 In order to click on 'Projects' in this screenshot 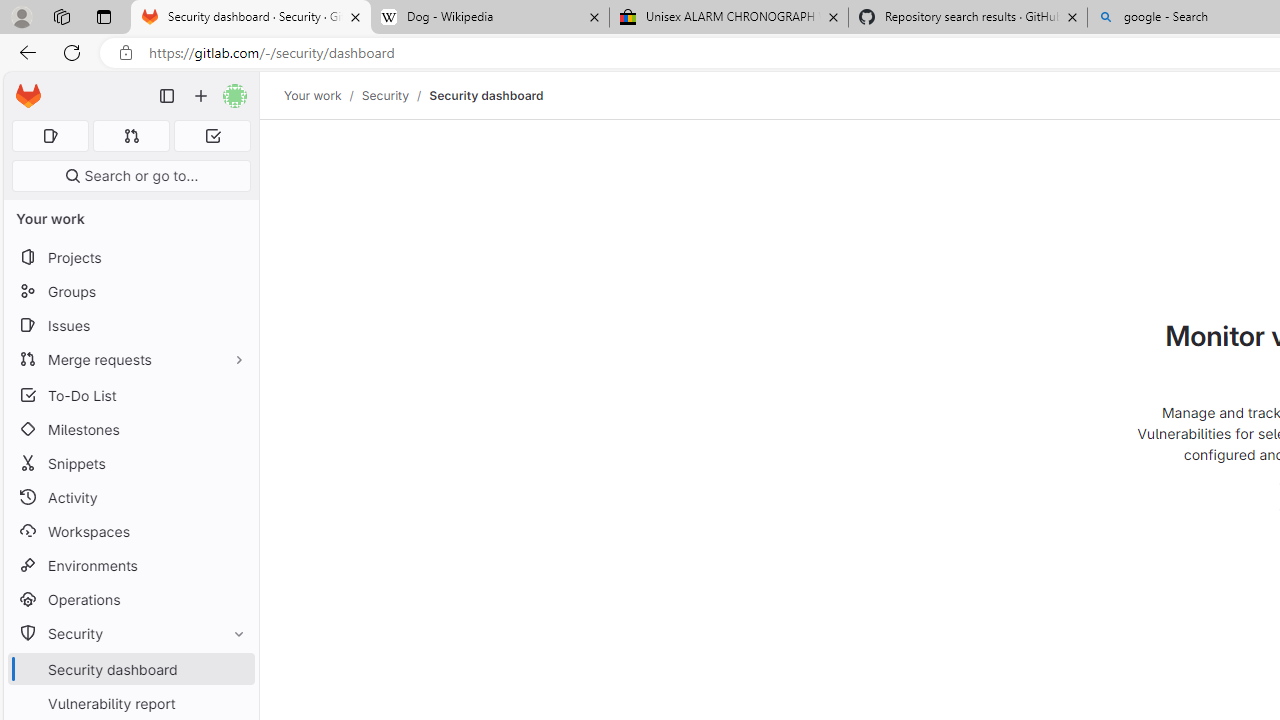, I will do `click(130, 256)`.